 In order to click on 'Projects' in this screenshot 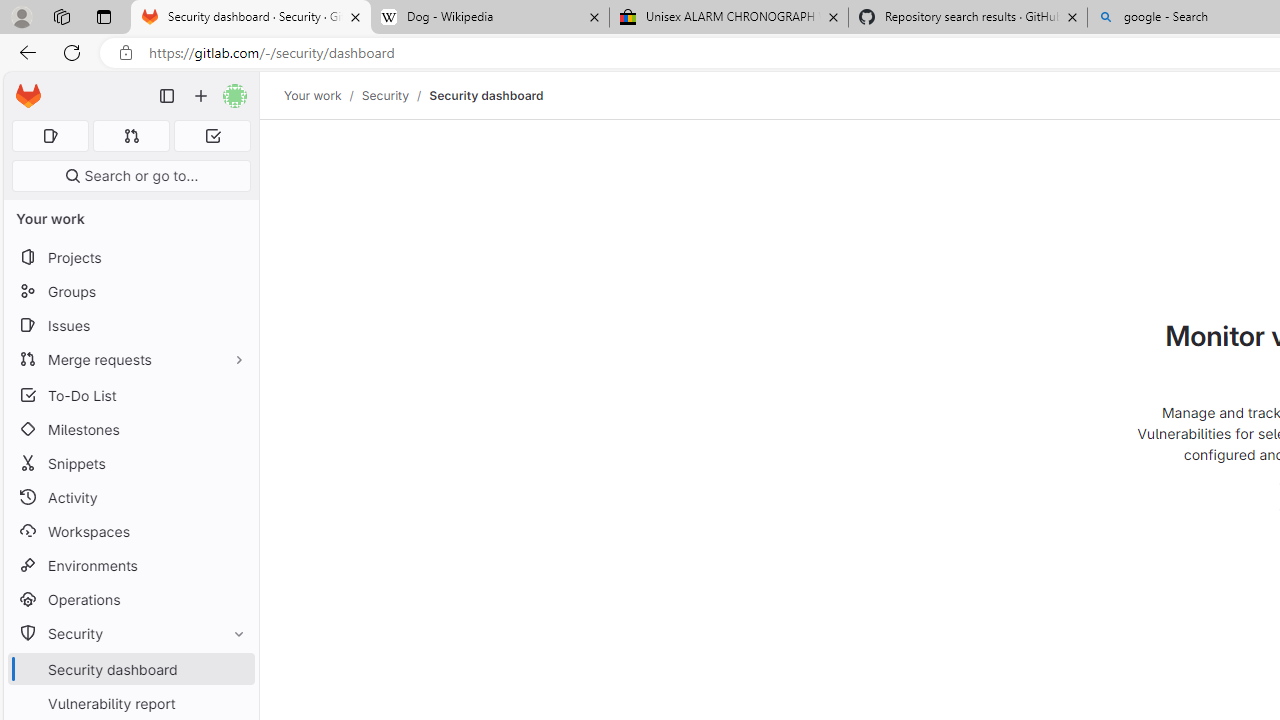, I will do `click(130, 256)`.